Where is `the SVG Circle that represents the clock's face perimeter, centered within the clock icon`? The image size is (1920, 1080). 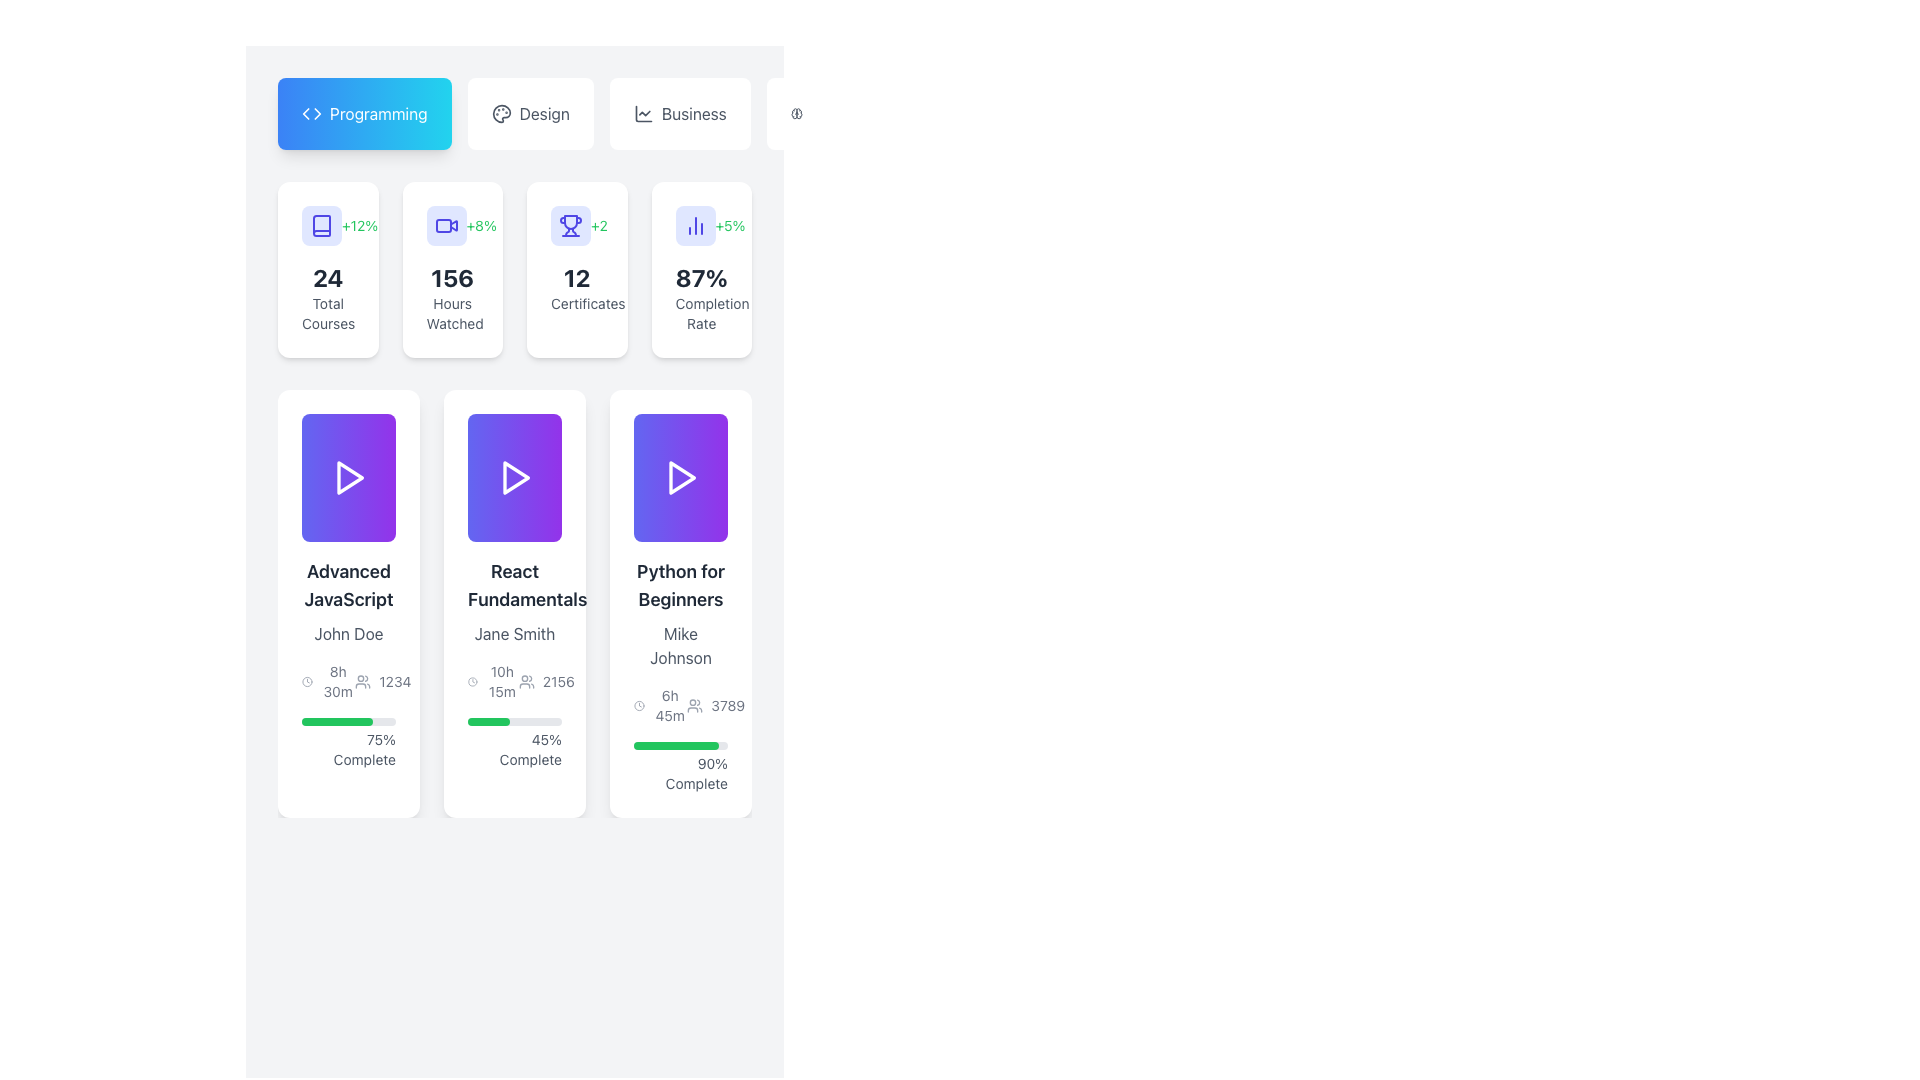
the SVG Circle that represents the clock's face perimeter, centered within the clock icon is located at coordinates (306, 681).